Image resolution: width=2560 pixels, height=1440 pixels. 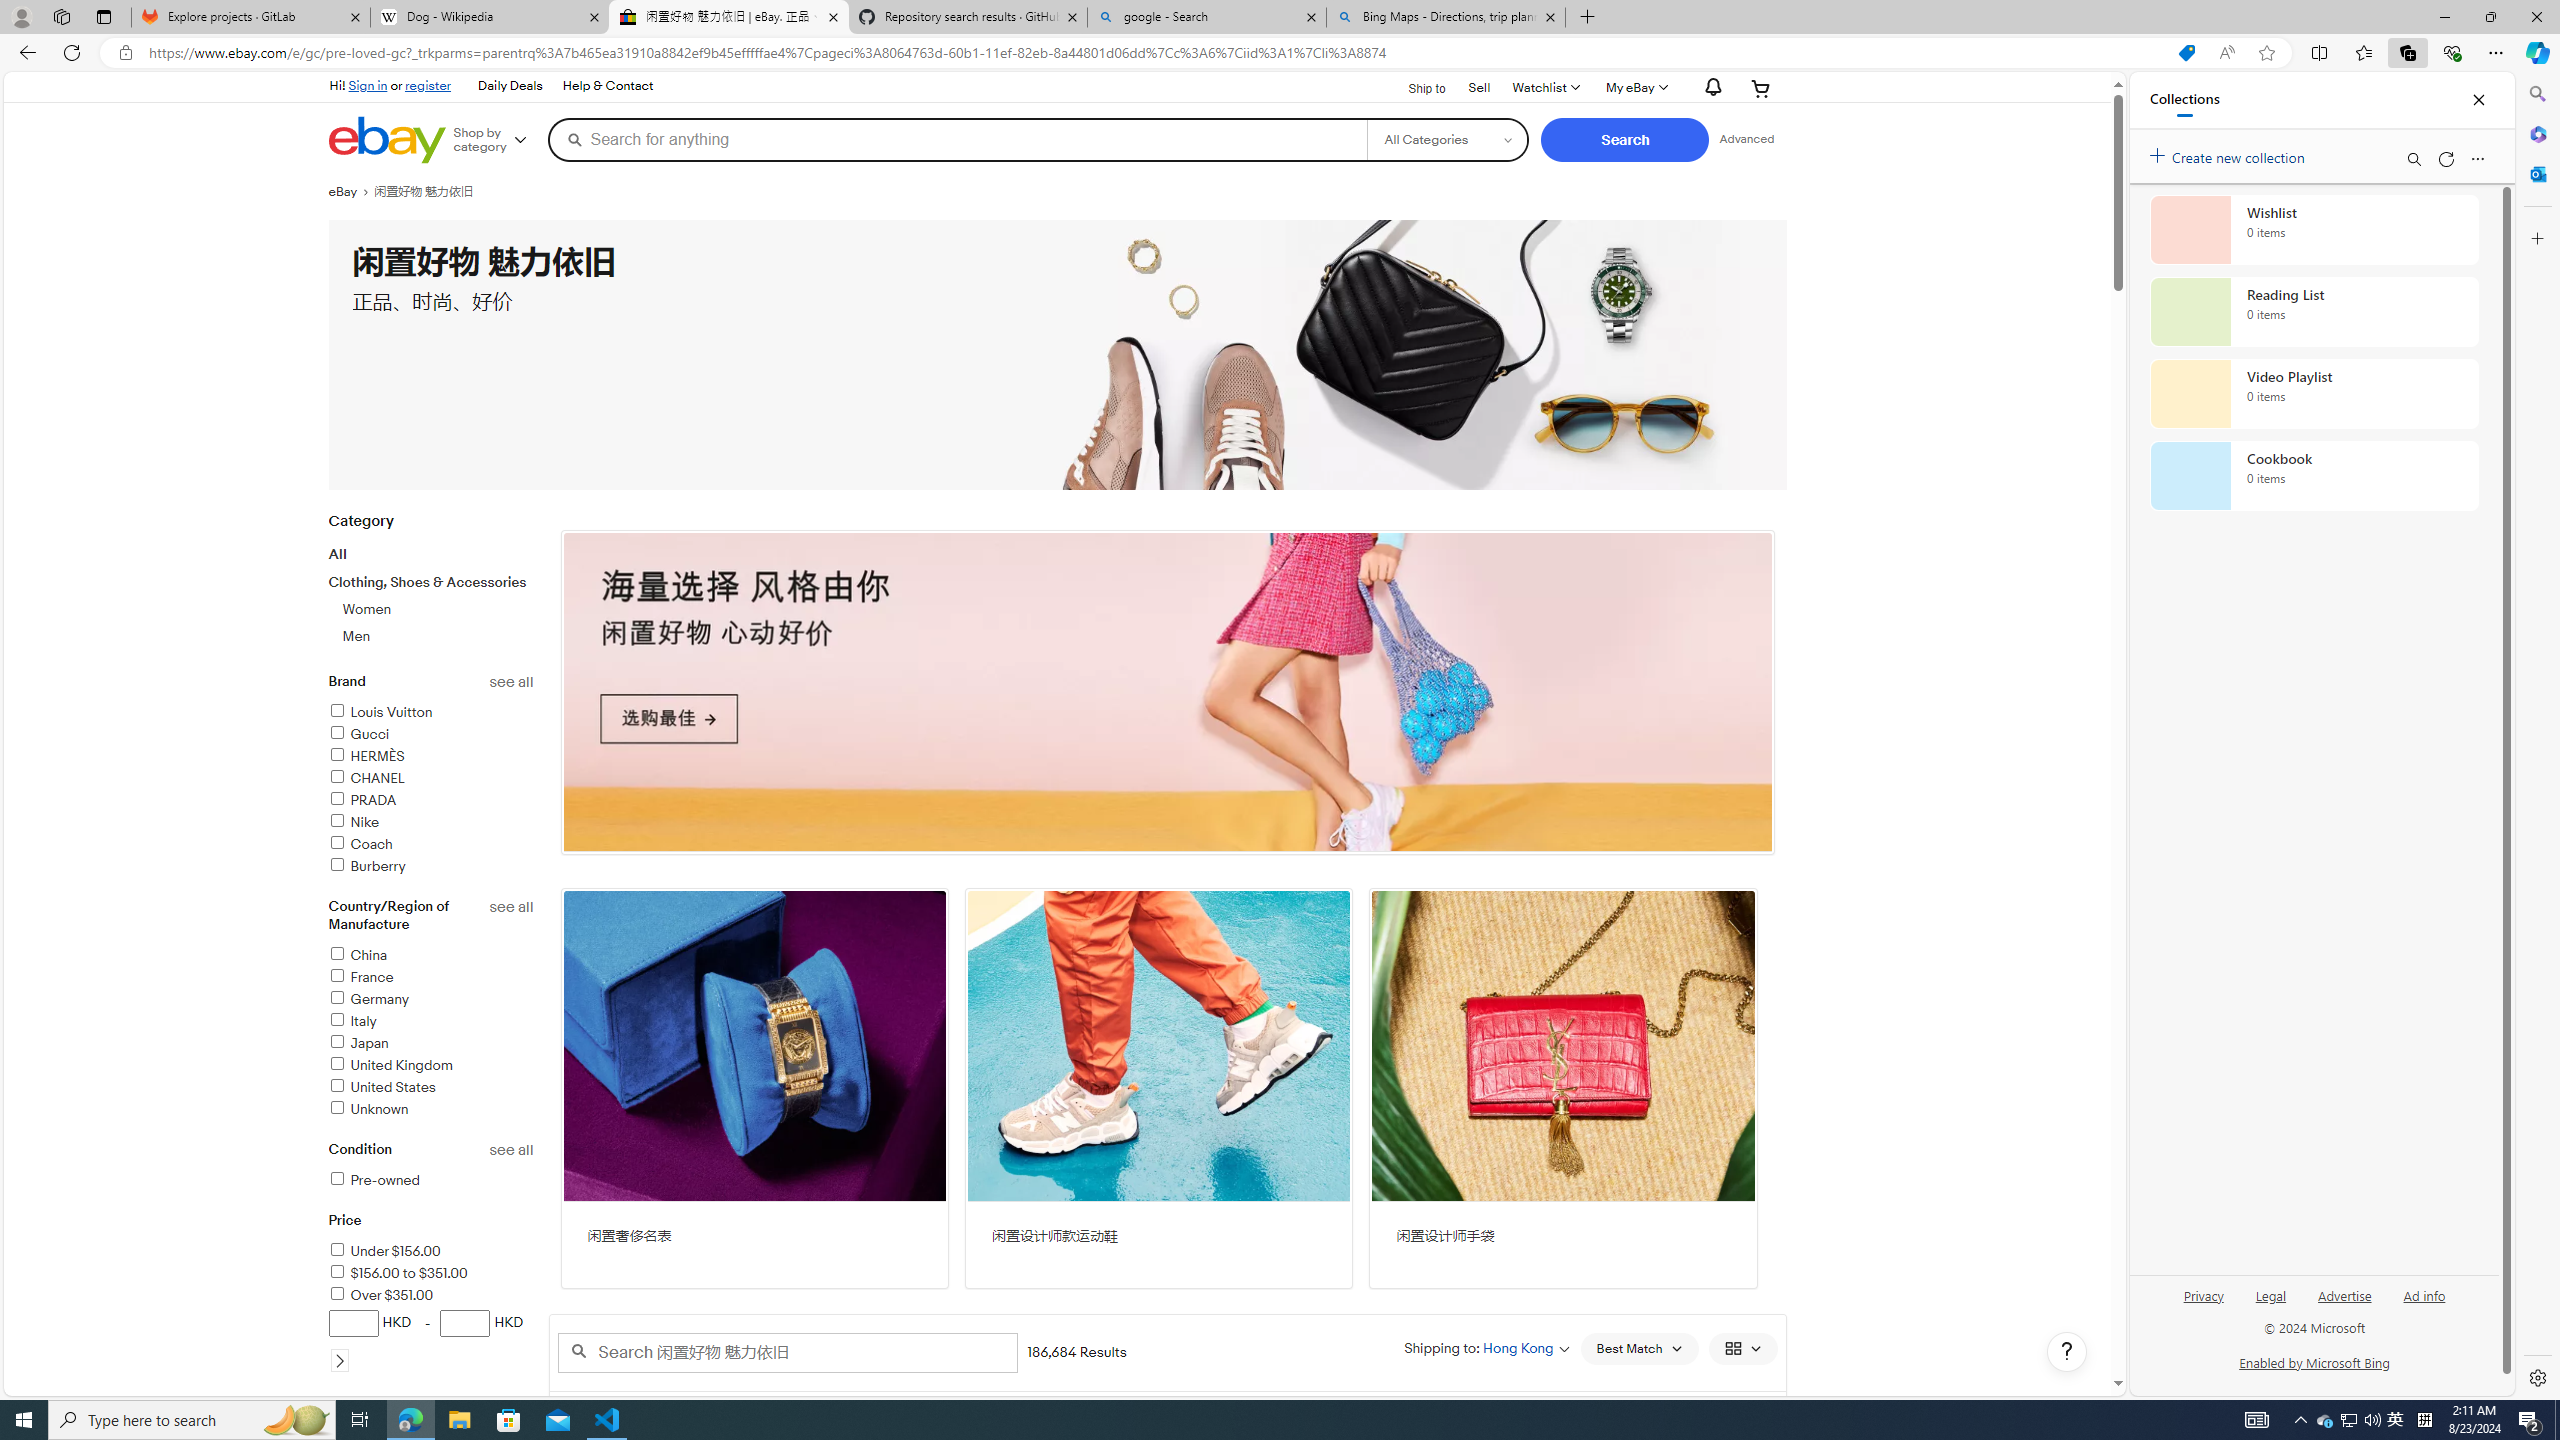 I want to click on '$156.00 to $351.00', so click(x=431, y=1274).